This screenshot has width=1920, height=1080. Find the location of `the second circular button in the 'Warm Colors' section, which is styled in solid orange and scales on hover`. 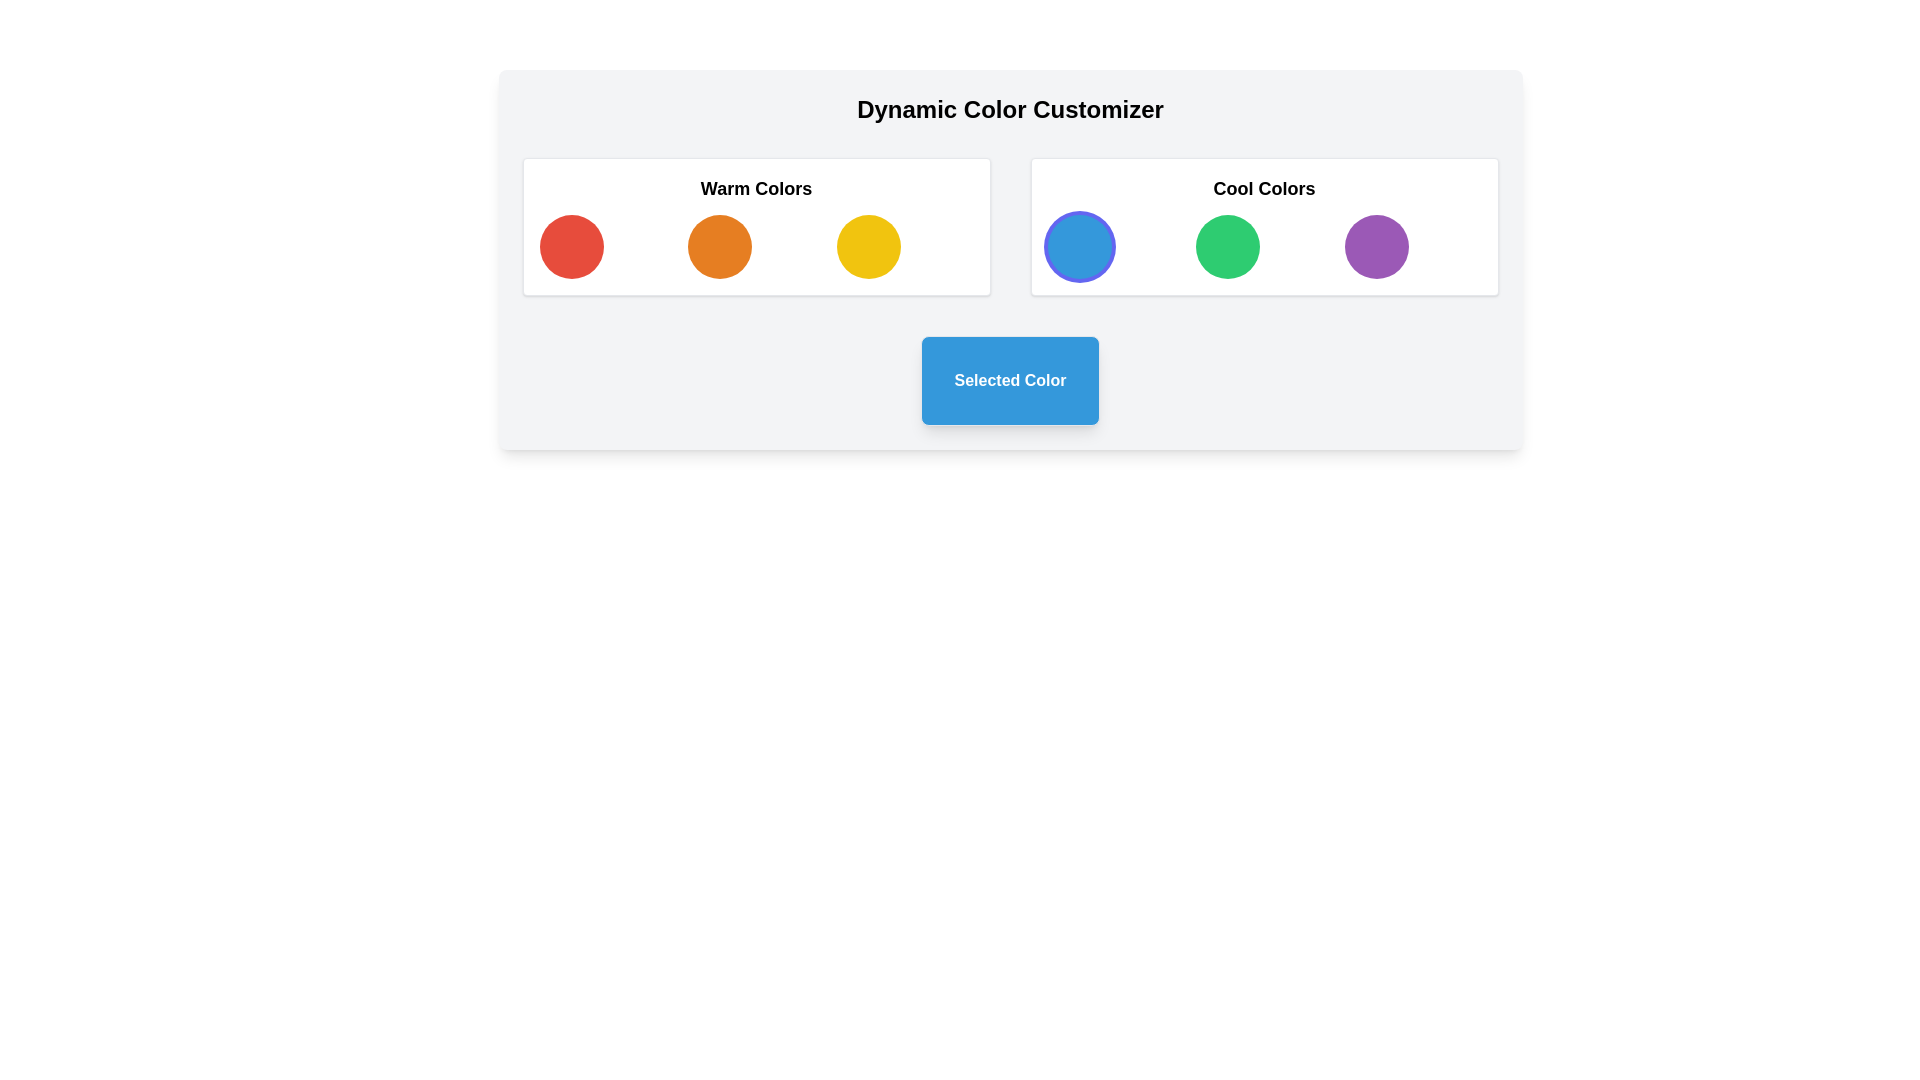

the second circular button in the 'Warm Colors' section, which is styled in solid orange and scales on hover is located at coordinates (720, 245).